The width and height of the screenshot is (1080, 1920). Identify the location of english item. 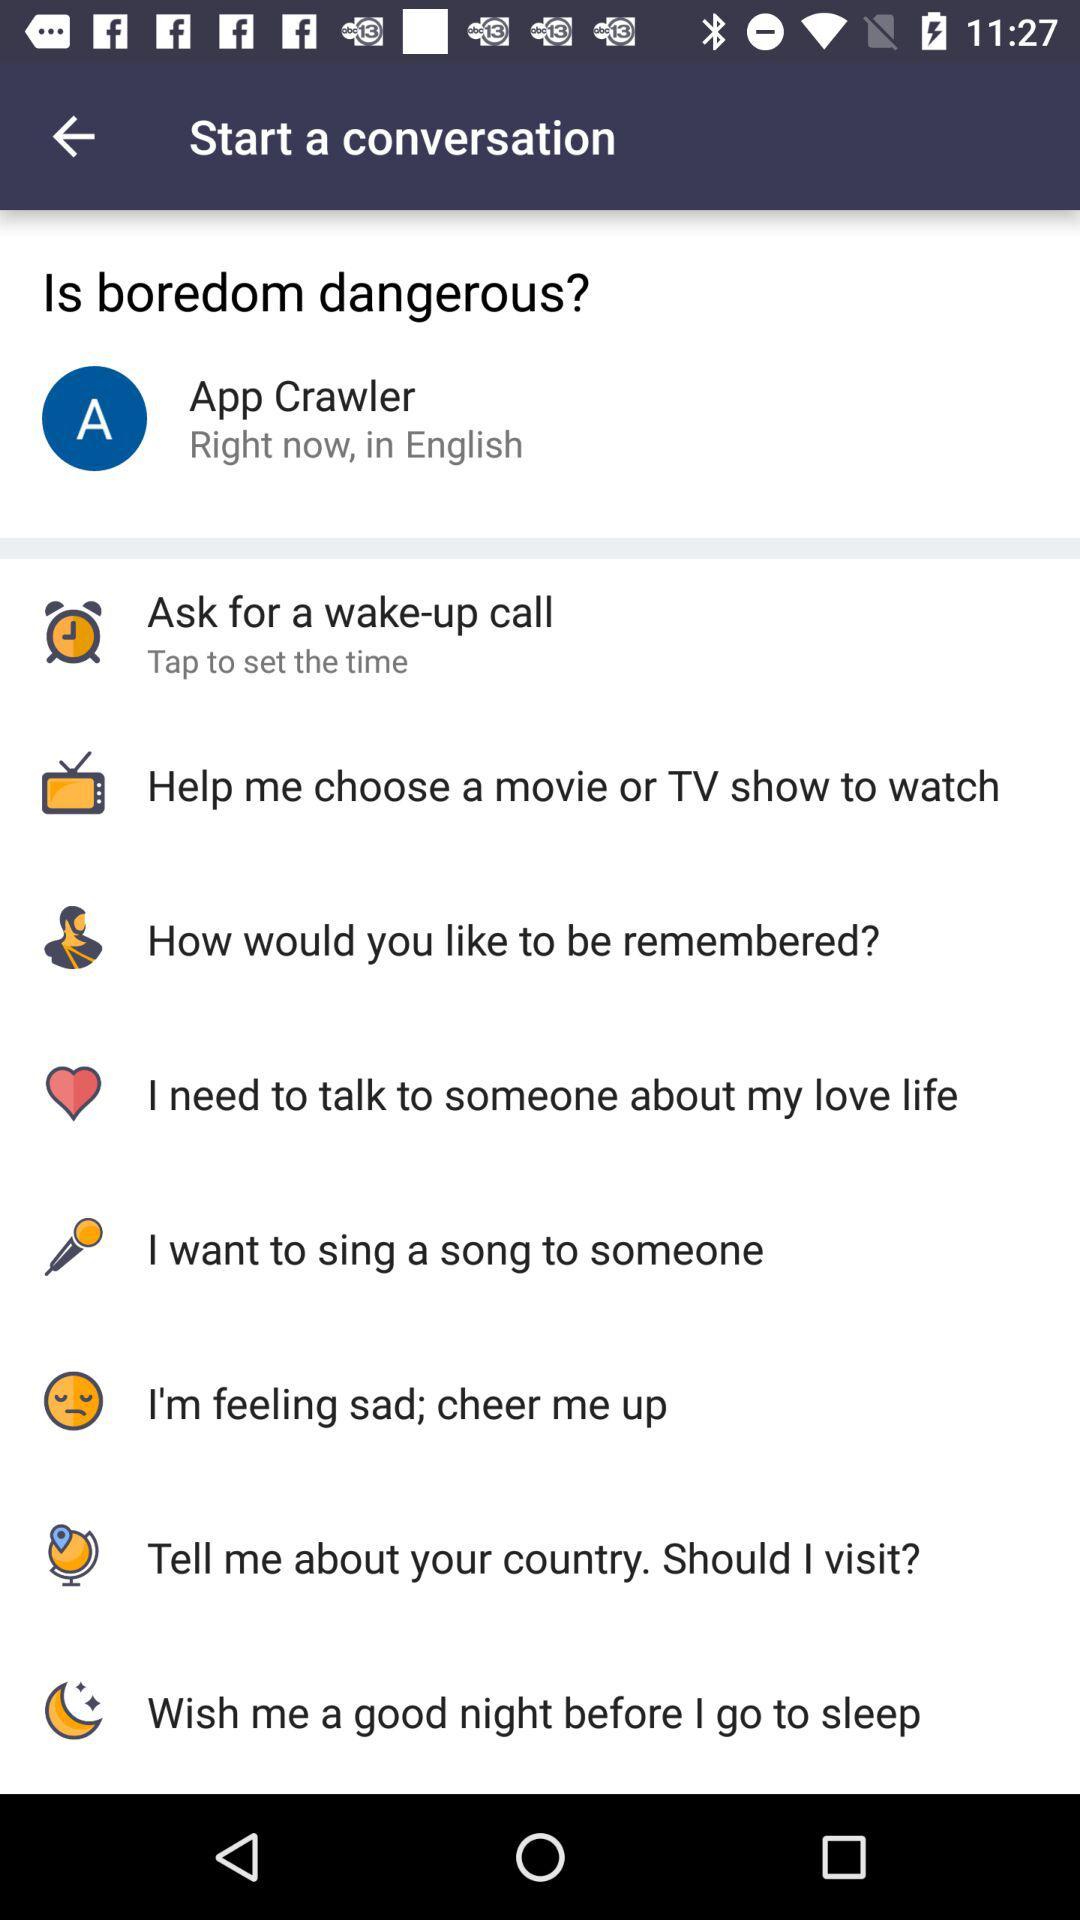
(464, 442).